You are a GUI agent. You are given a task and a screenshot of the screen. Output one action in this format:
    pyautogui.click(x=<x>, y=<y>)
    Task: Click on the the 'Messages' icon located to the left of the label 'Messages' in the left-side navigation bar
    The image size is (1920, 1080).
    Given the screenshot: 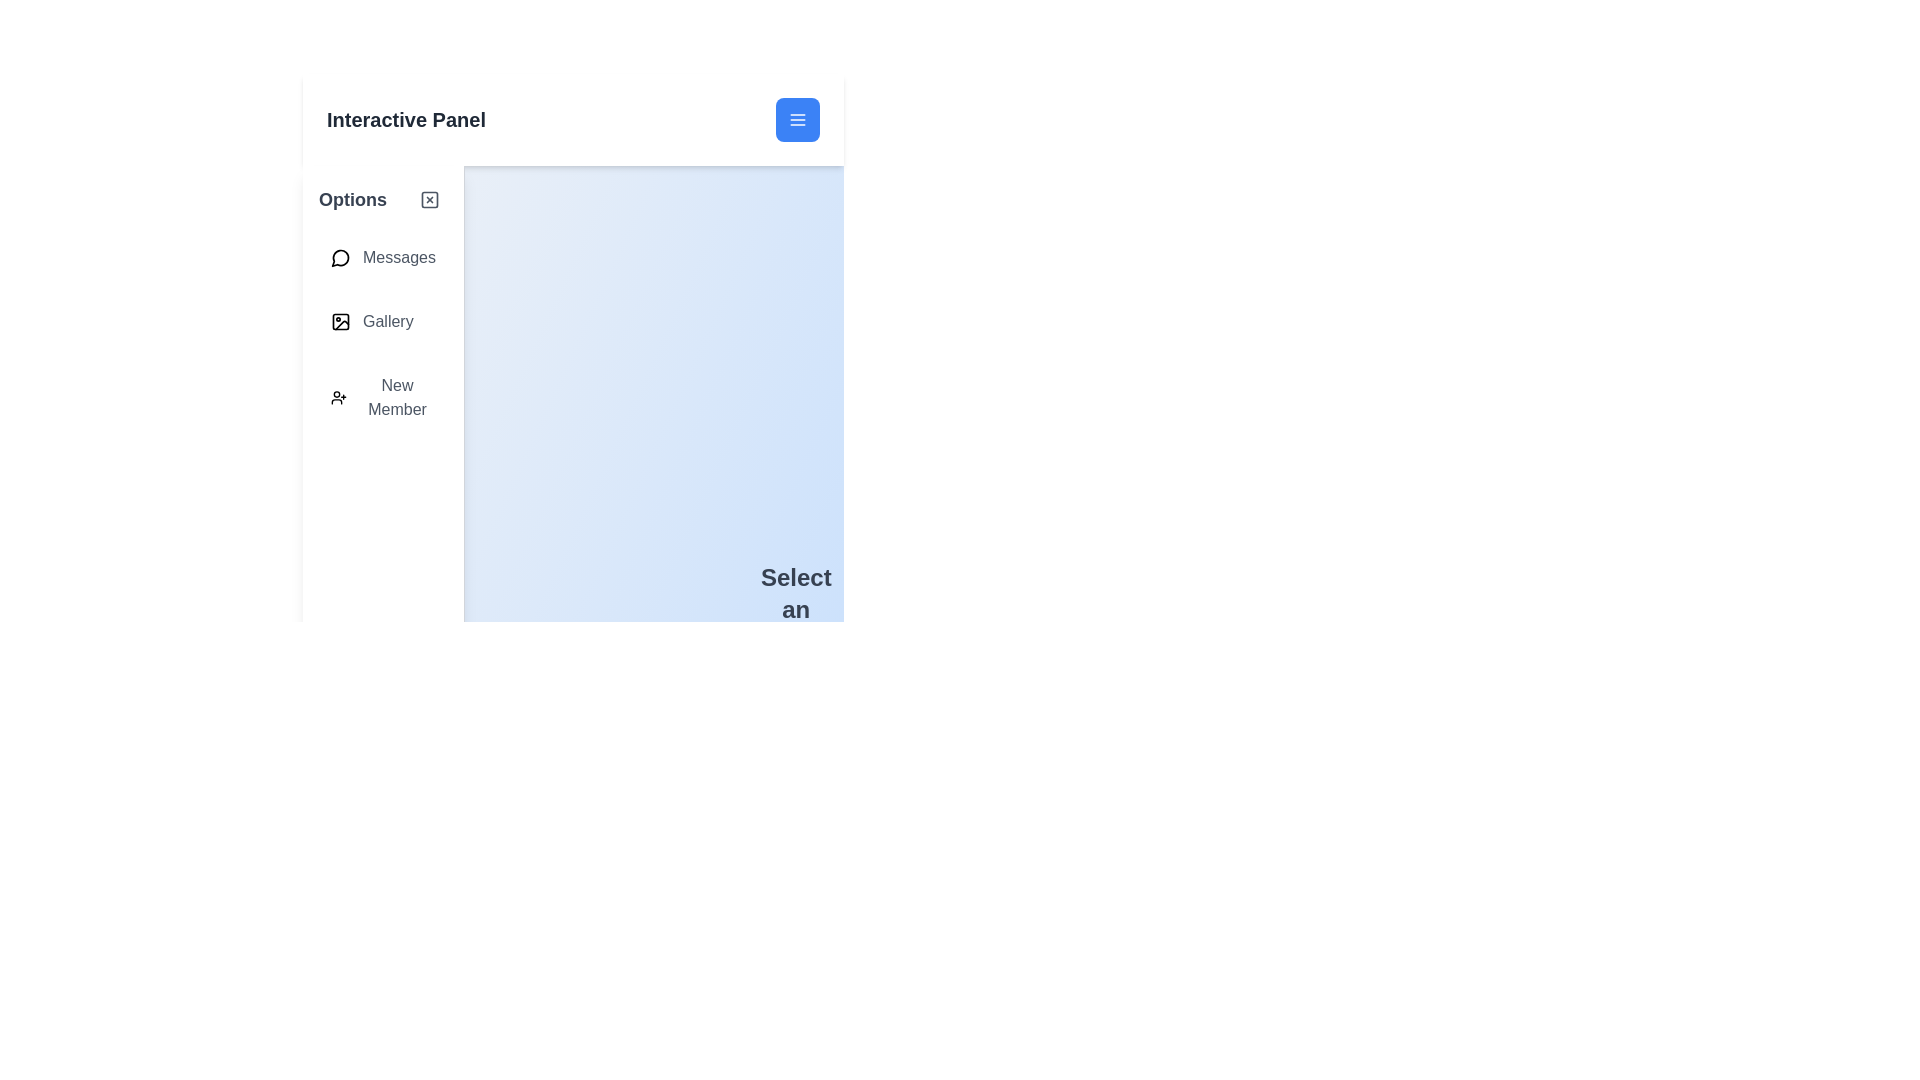 What is the action you would take?
    pyautogui.click(x=340, y=257)
    